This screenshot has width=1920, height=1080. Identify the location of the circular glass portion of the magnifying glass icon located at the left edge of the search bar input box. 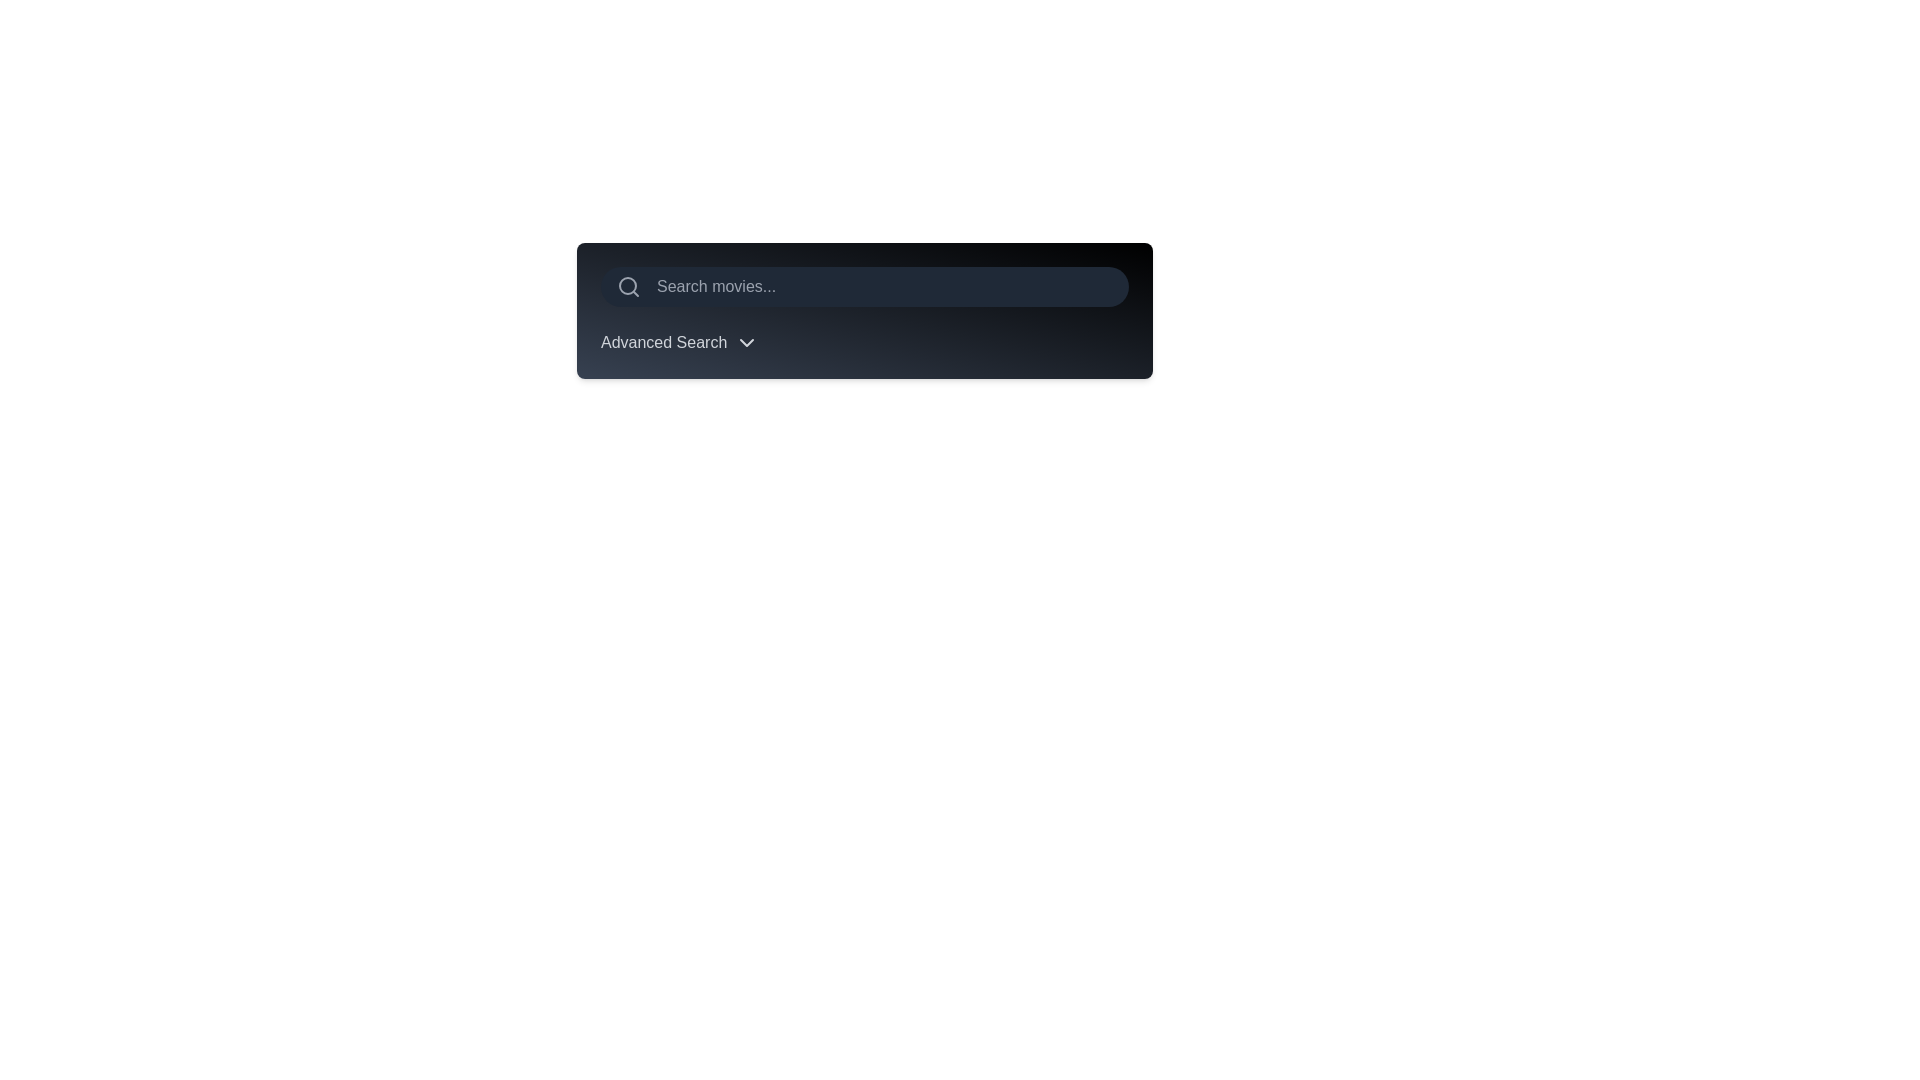
(627, 285).